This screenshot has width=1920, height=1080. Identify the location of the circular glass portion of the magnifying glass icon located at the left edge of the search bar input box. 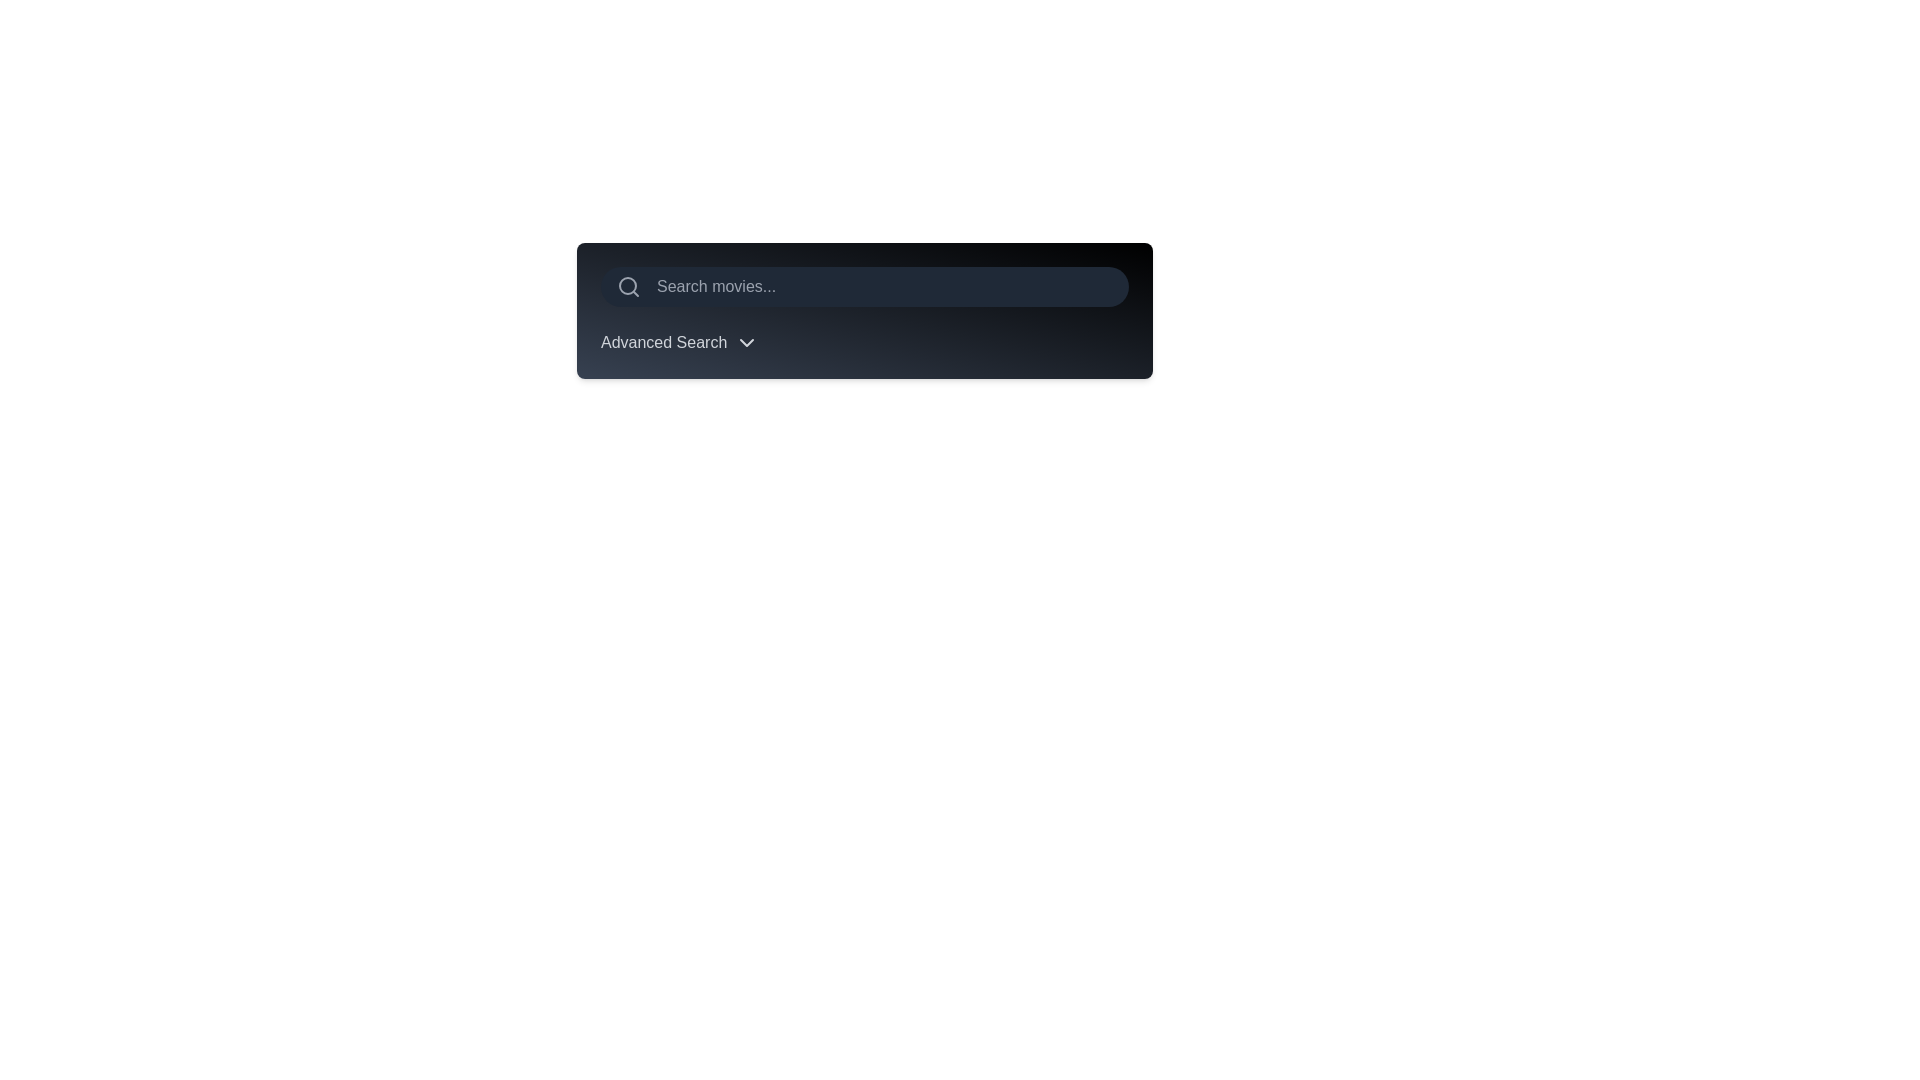
(627, 285).